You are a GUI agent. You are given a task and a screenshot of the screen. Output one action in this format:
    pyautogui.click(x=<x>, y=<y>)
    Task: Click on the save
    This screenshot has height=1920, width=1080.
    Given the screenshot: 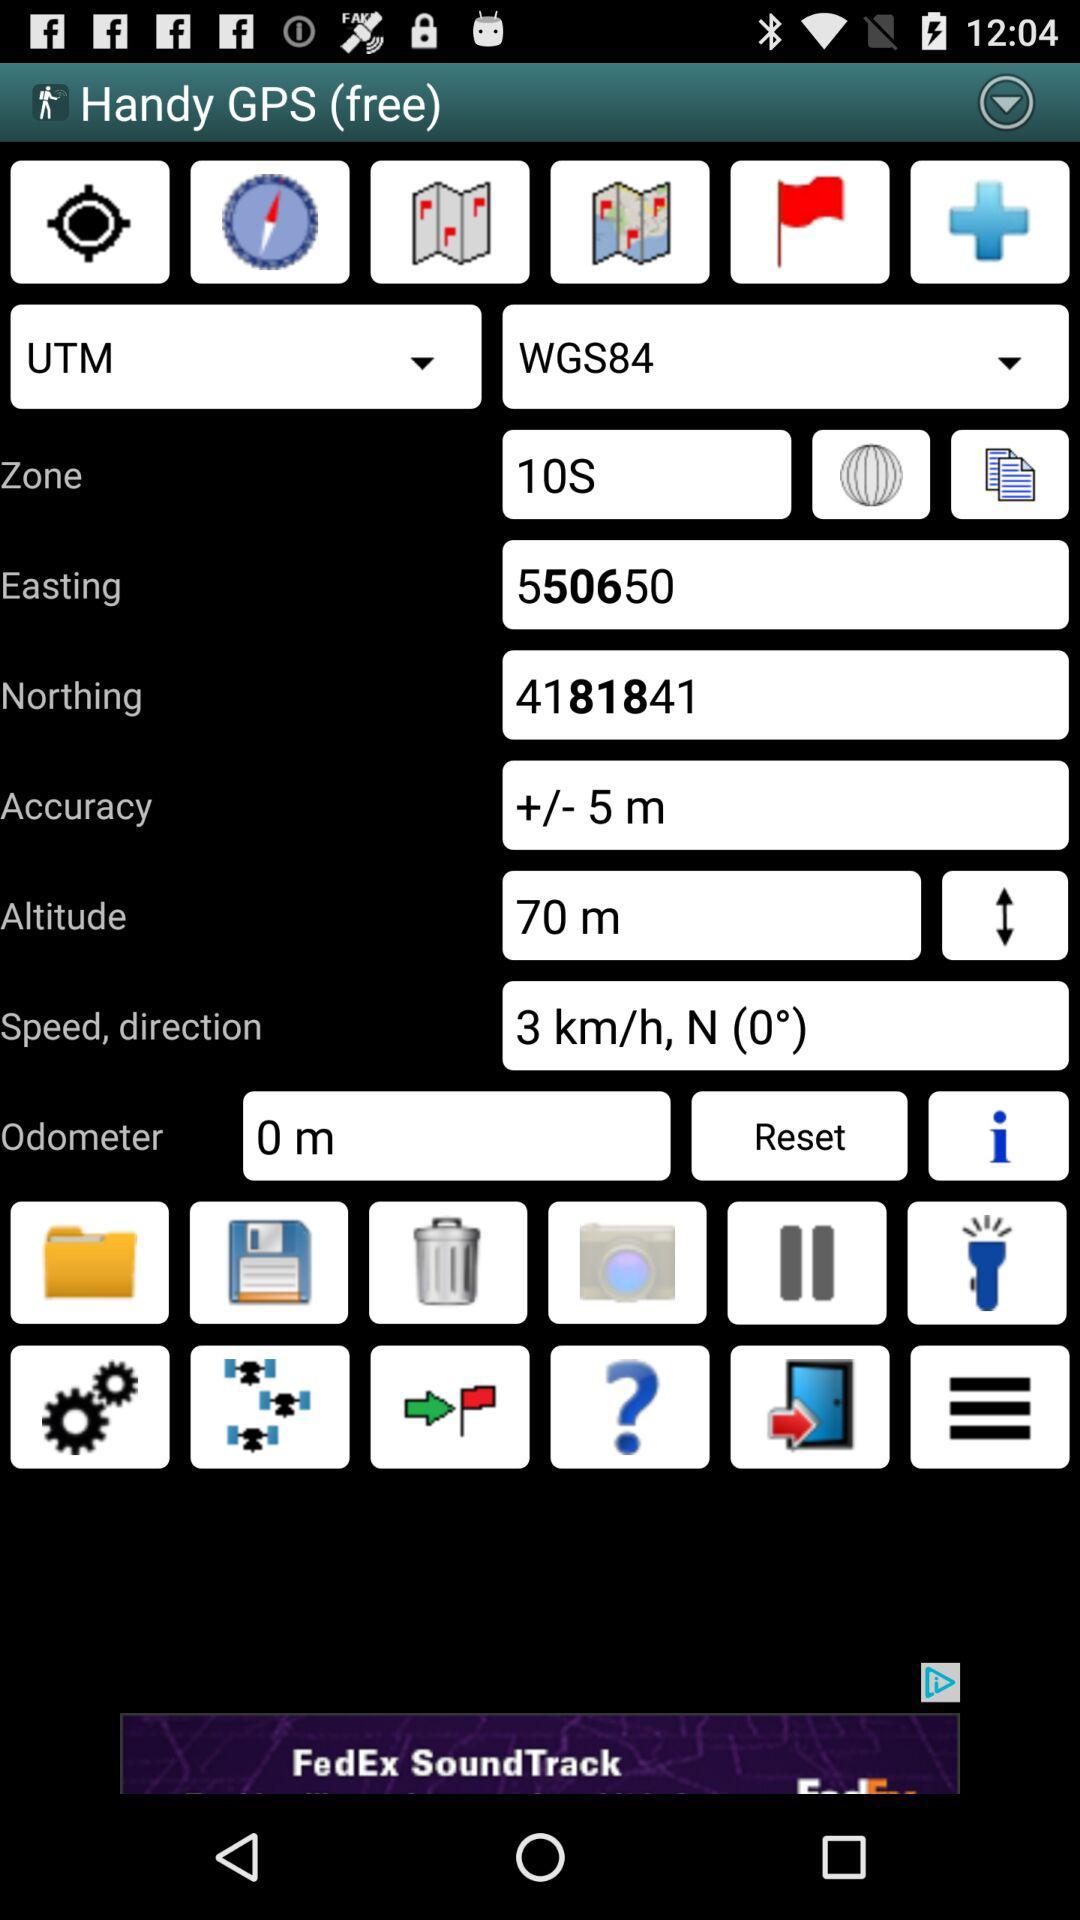 What is the action you would take?
    pyautogui.click(x=267, y=1261)
    